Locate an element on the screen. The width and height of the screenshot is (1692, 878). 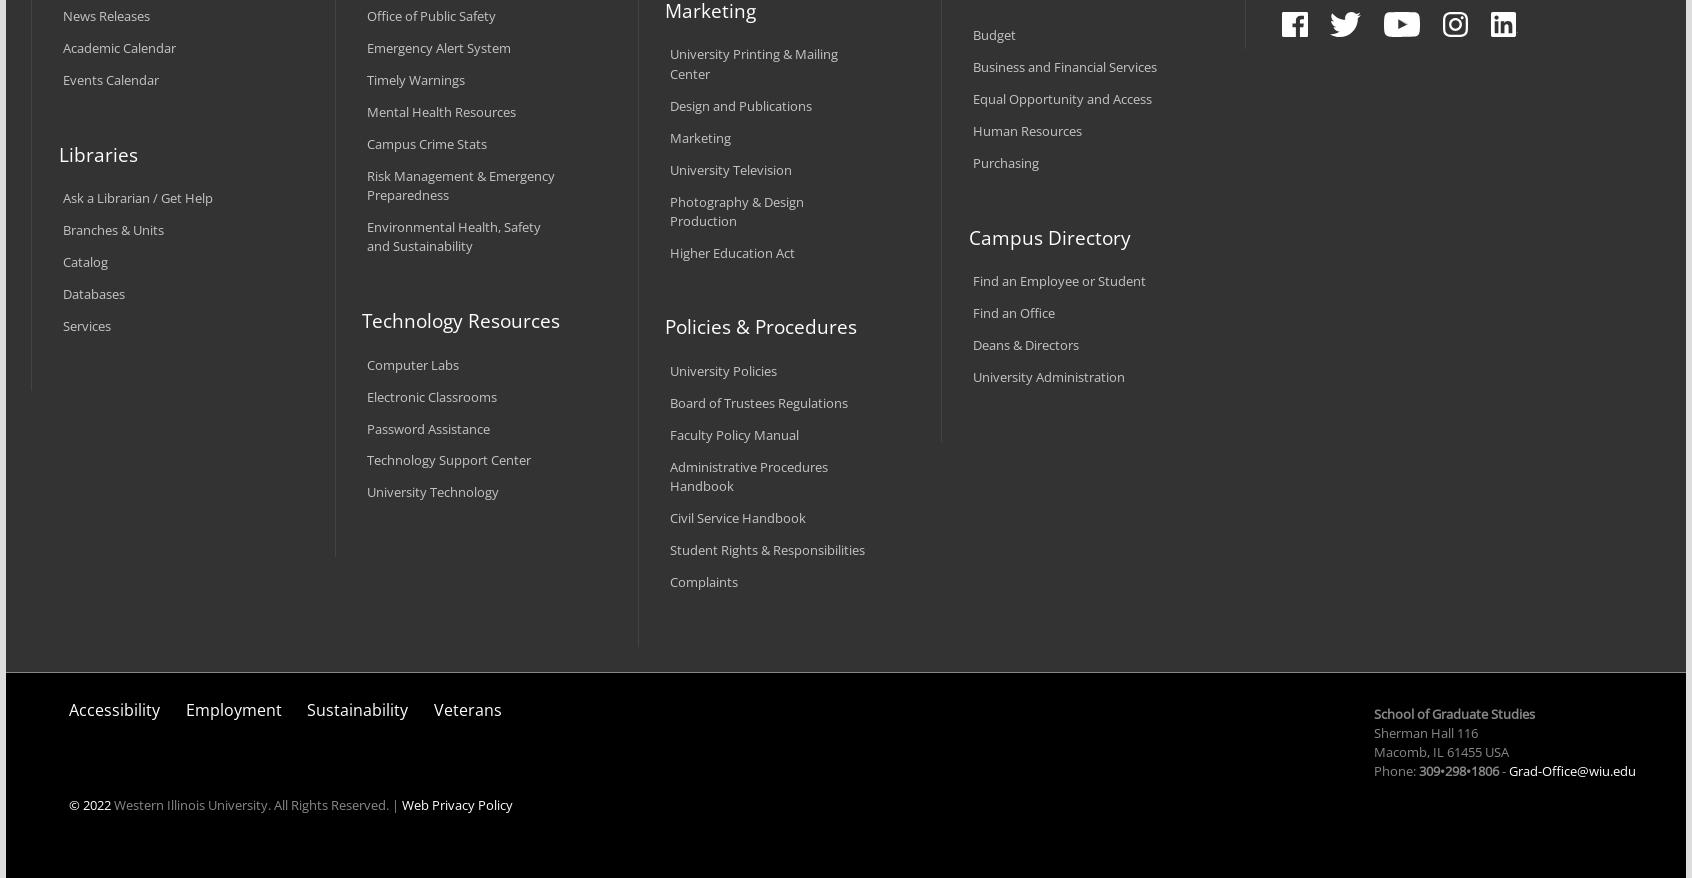
'Emergency Alert System' is located at coordinates (437, 48).